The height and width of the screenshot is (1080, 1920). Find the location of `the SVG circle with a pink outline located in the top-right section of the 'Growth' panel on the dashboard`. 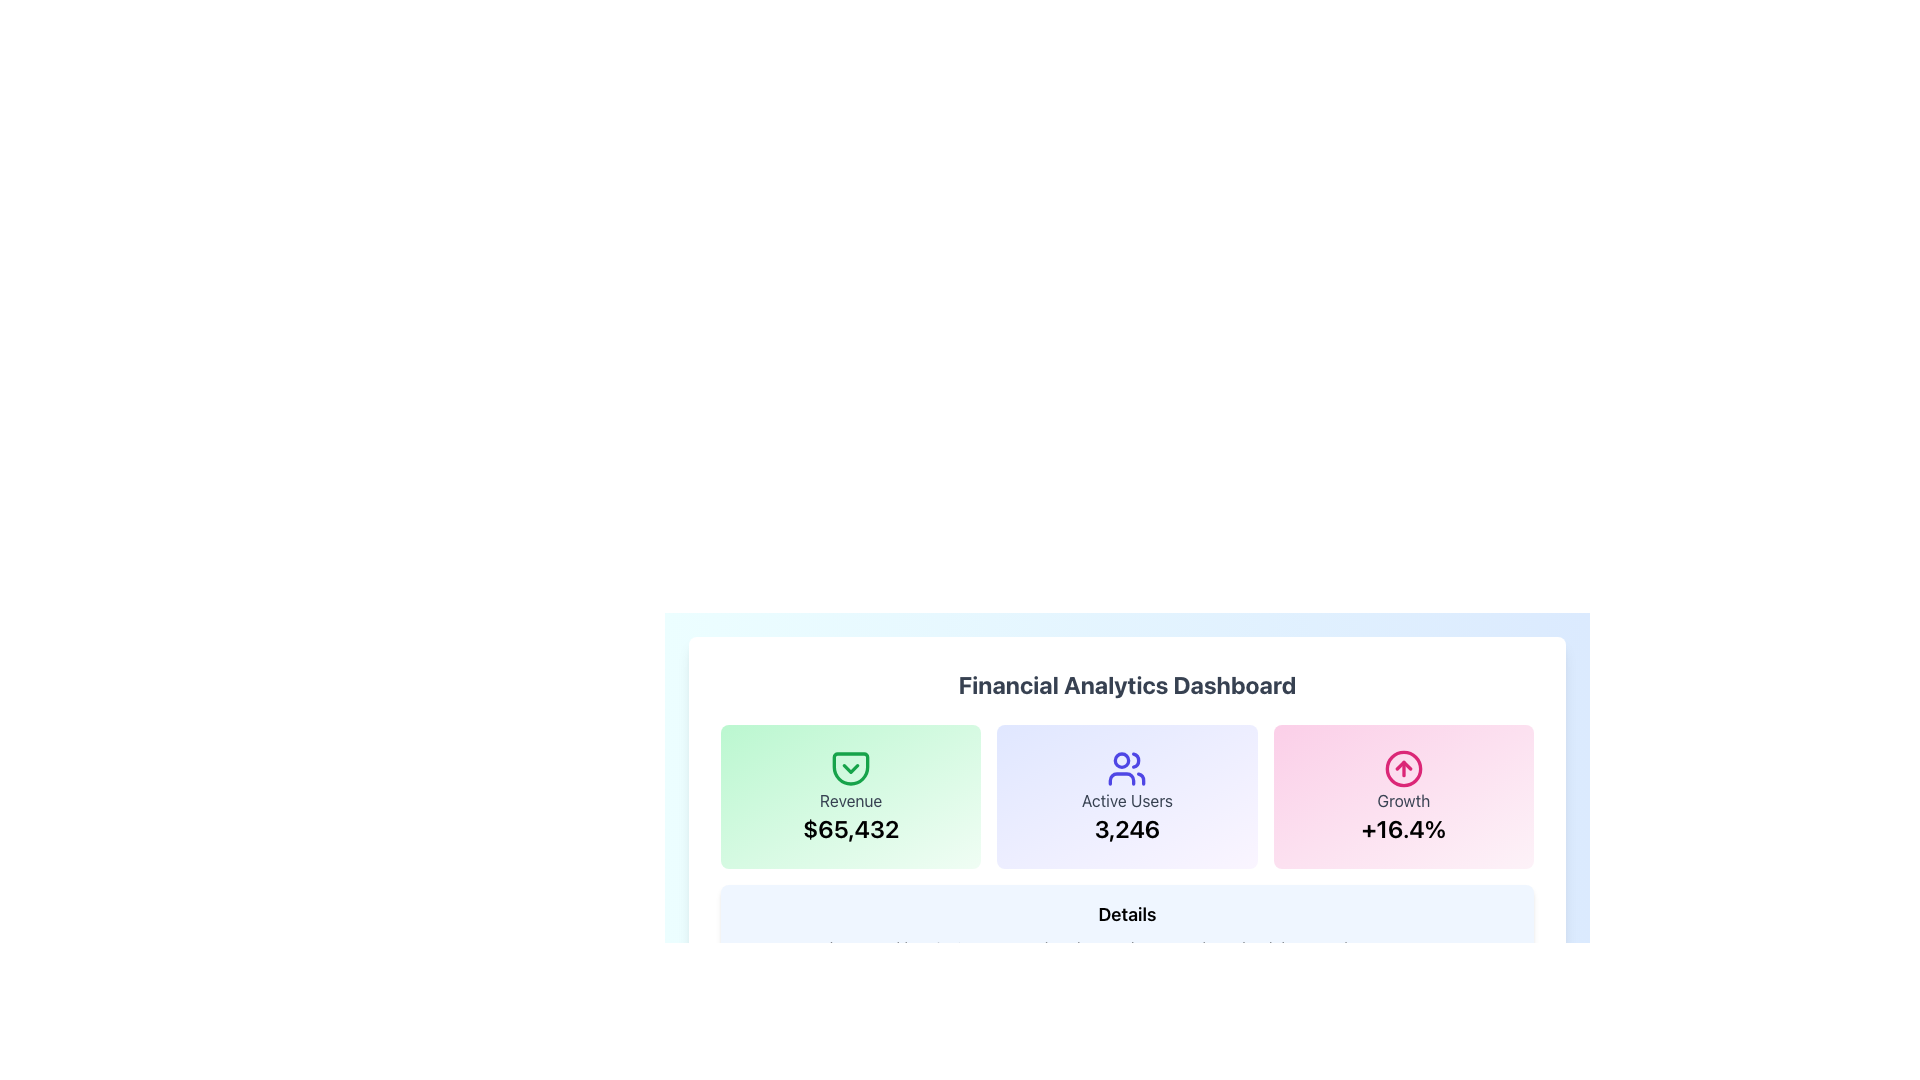

the SVG circle with a pink outline located in the top-right section of the 'Growth' panel on the dashboard is located at coordinates (1402, 767).